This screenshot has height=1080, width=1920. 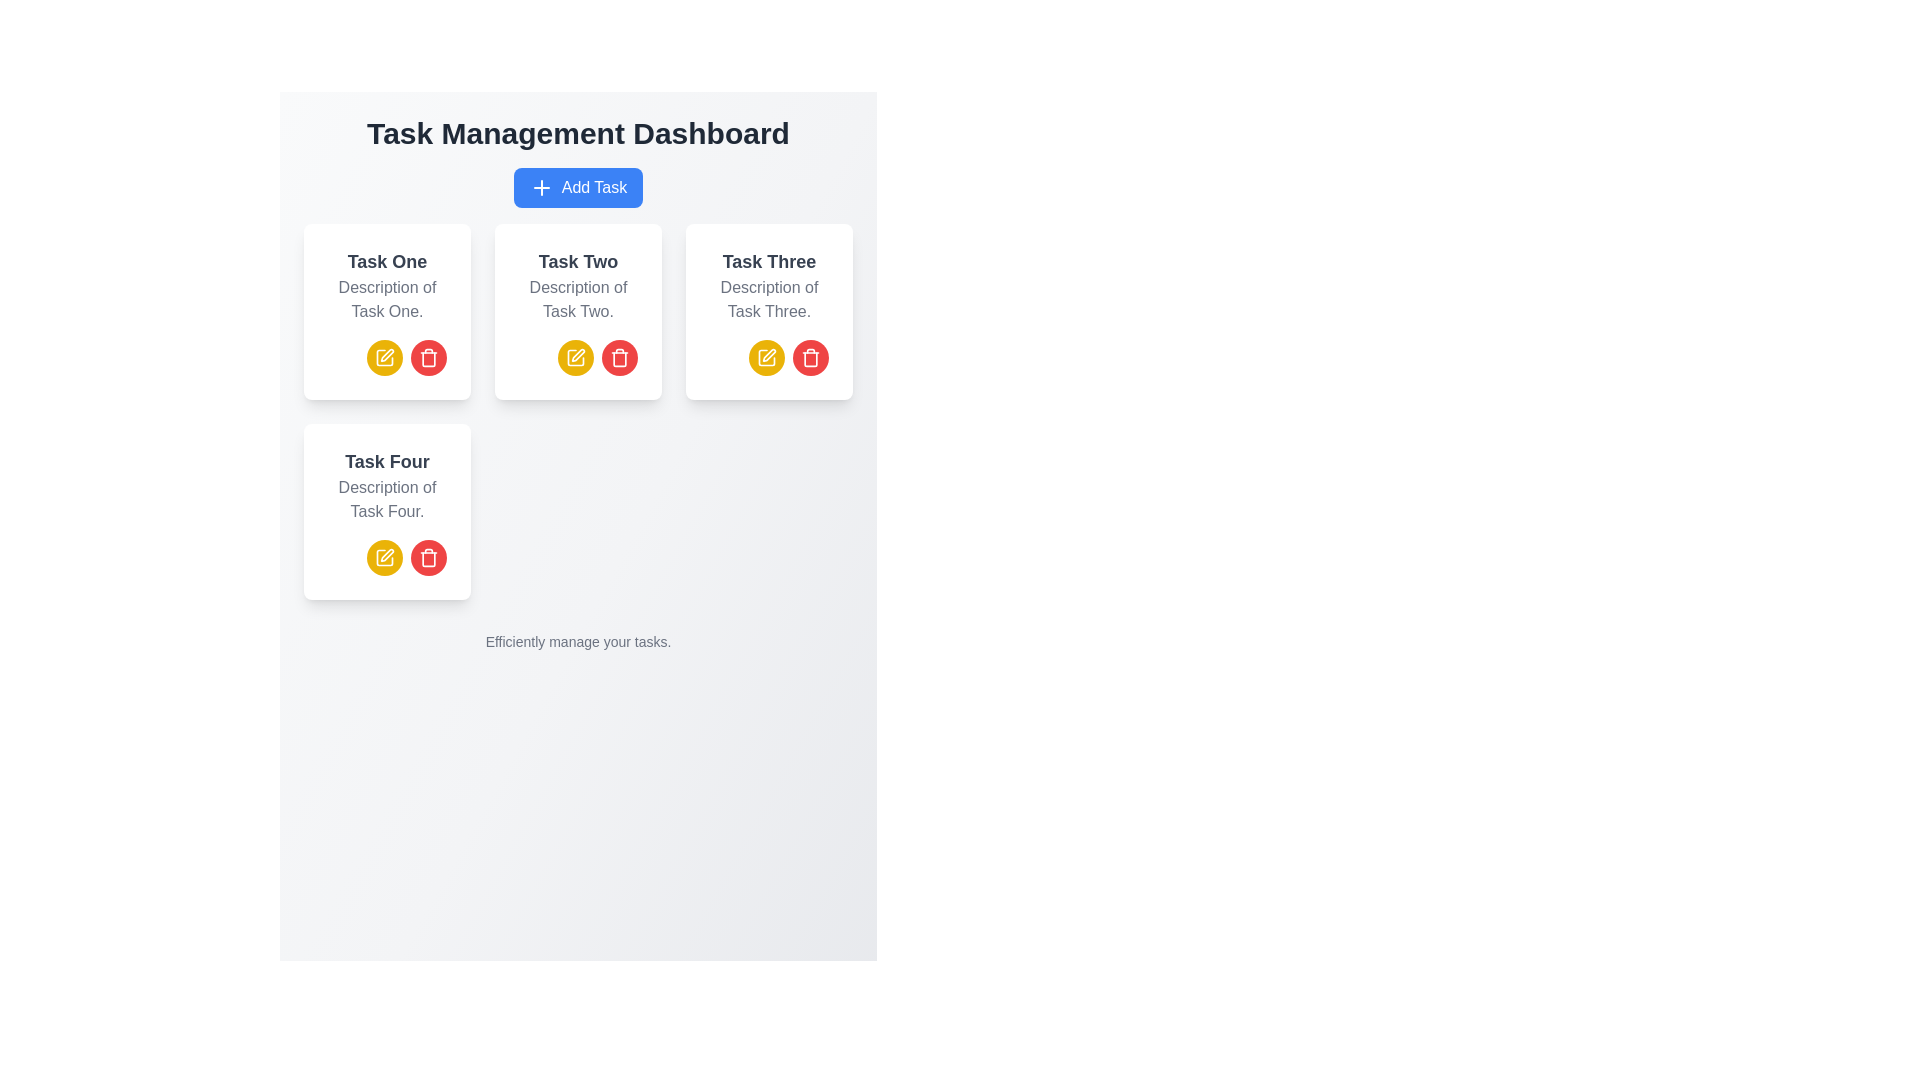 What do you see at coordinates (387, 261) in the screenshot?
I see `title of the text label displaying 'Task One', which is a bold, dark gray text located at the top of the first card in a grid layout` at bounding box center [387, 261].